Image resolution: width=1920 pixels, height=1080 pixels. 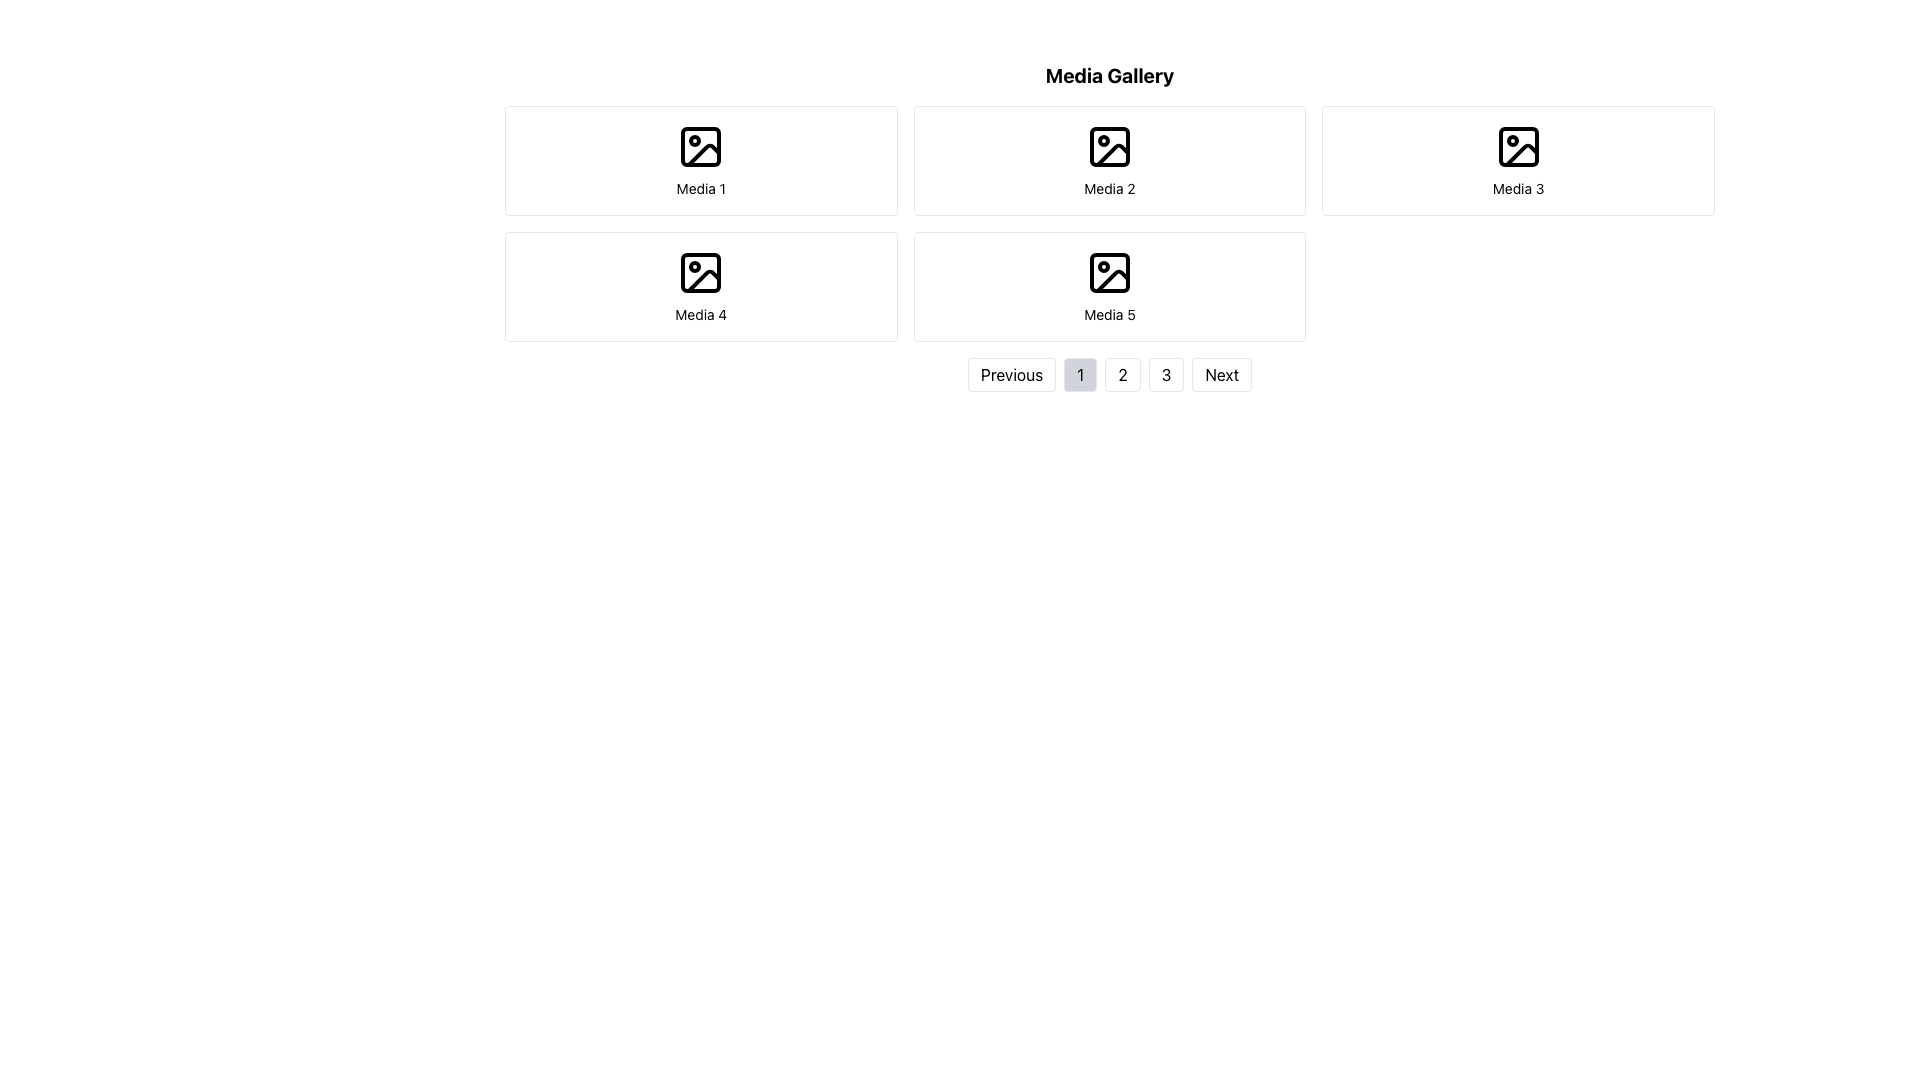 What do you see at coordinates (1012, 374) in the screenshot?
I see `the leftmost button in the horizontally-aligned navigation set at the bottom center of the interface` at bounding box center [1012, 374].